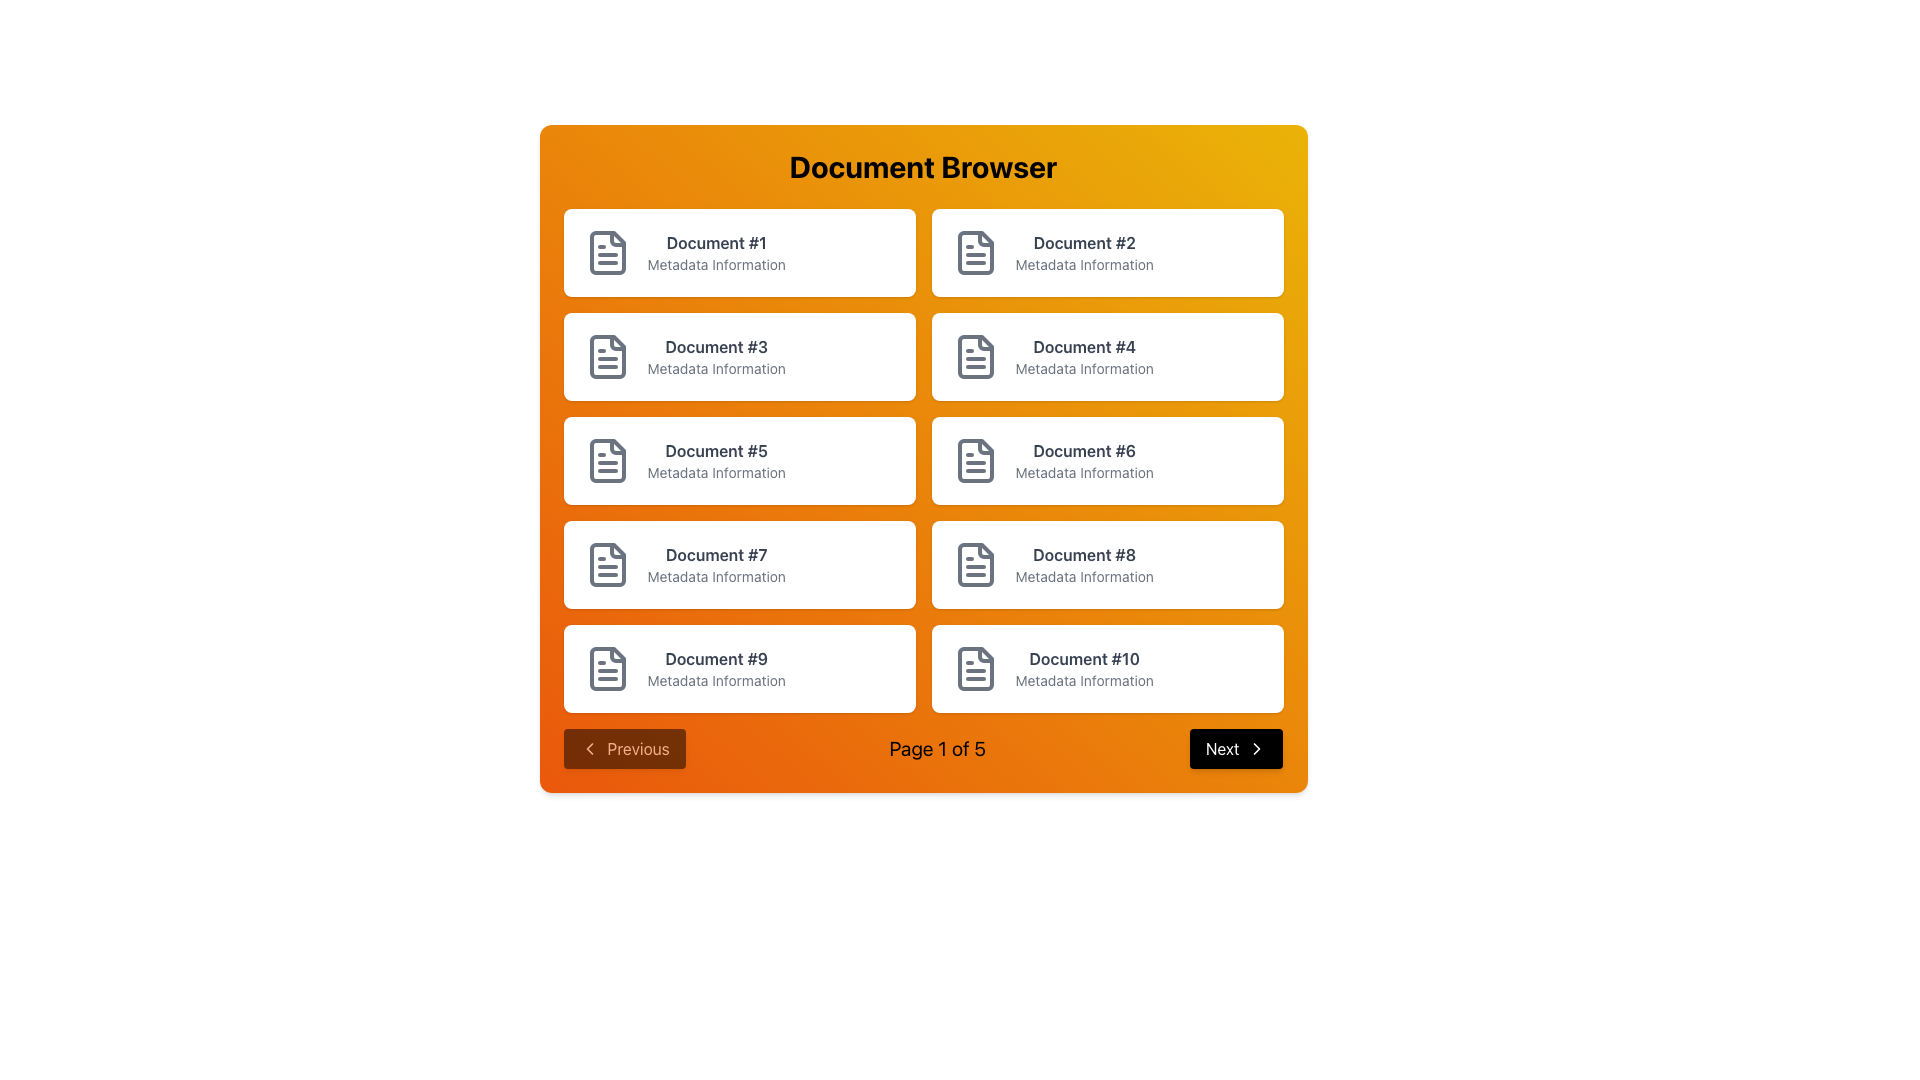 The image size is (1920, 1080). What do you see at coordinates (606, 461) in the screenshot?
I see `the light gray document icon located in the first column, third row of the 'Document #5' card to trigger a tooltip` at bounding box center [606, 461].